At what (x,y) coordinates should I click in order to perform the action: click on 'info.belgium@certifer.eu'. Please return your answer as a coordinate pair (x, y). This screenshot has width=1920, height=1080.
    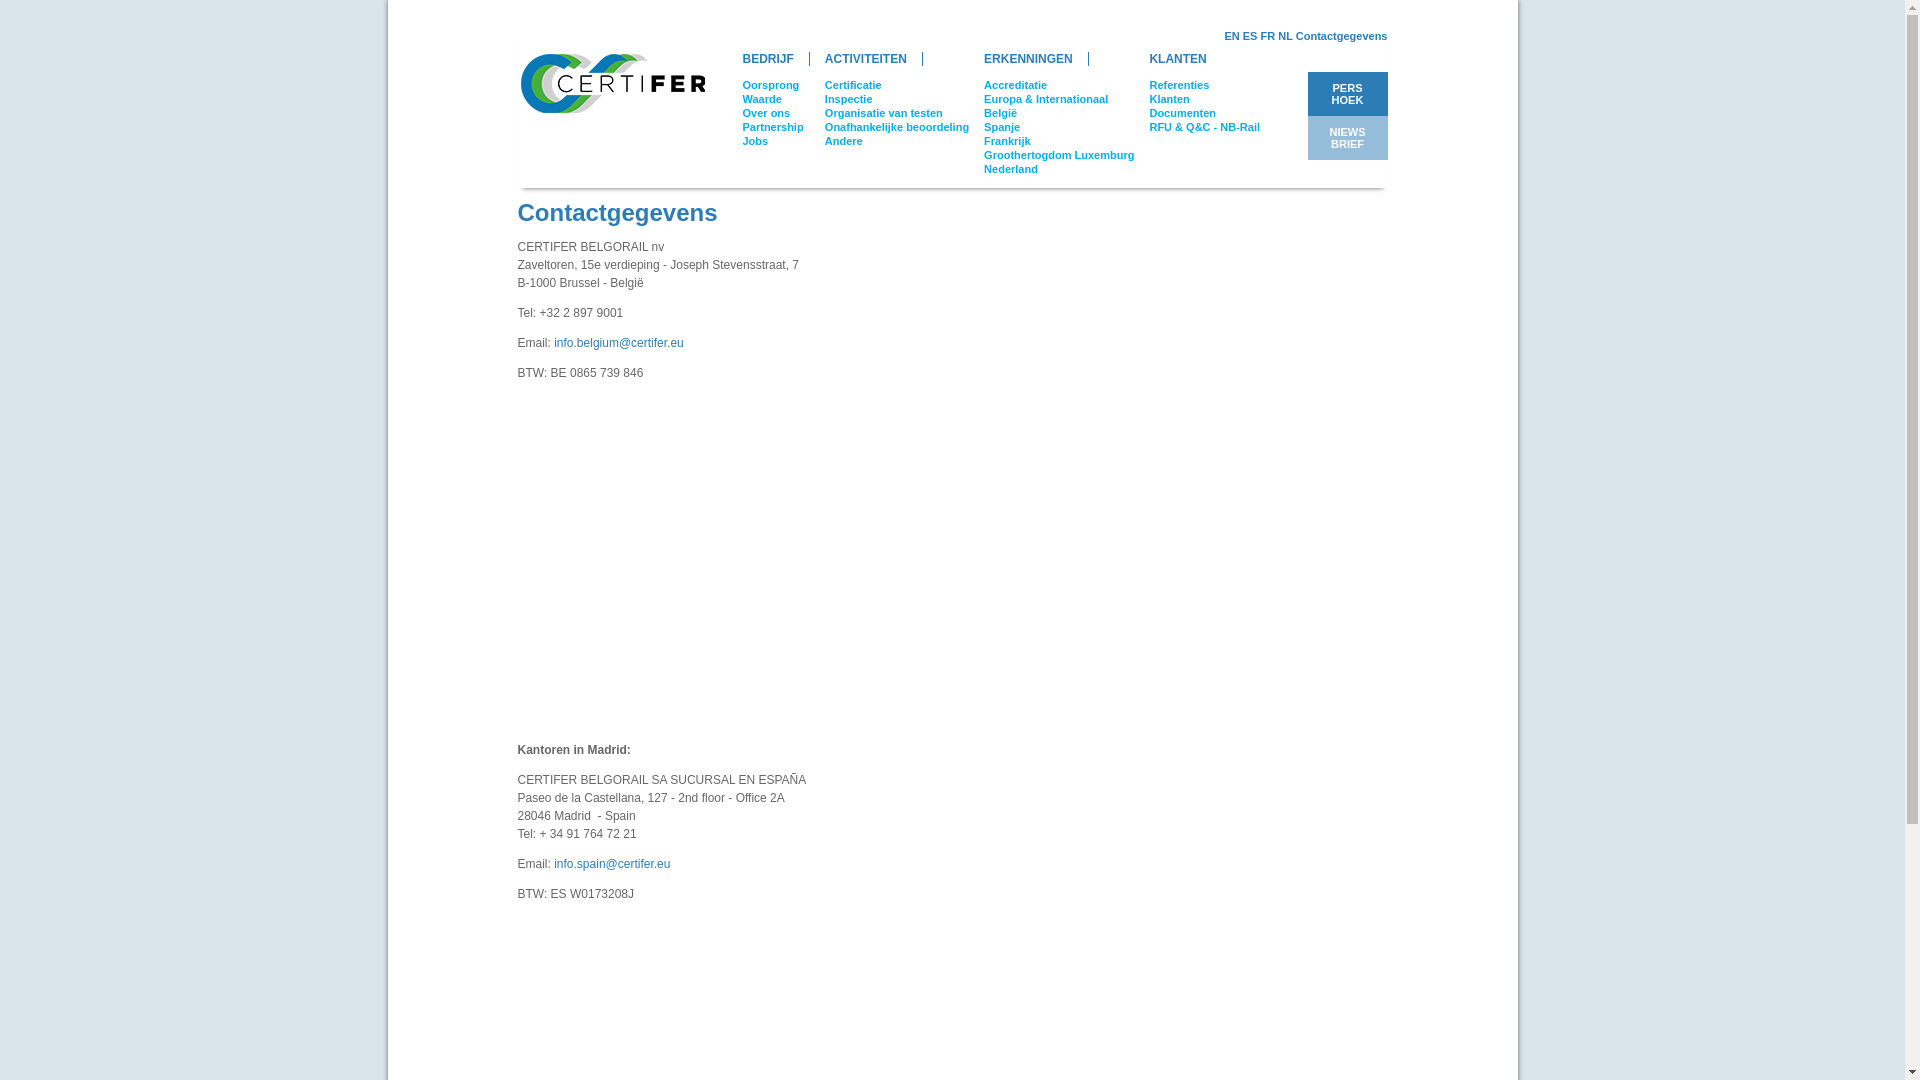
    Looking at the image, I should click on (618, 342).